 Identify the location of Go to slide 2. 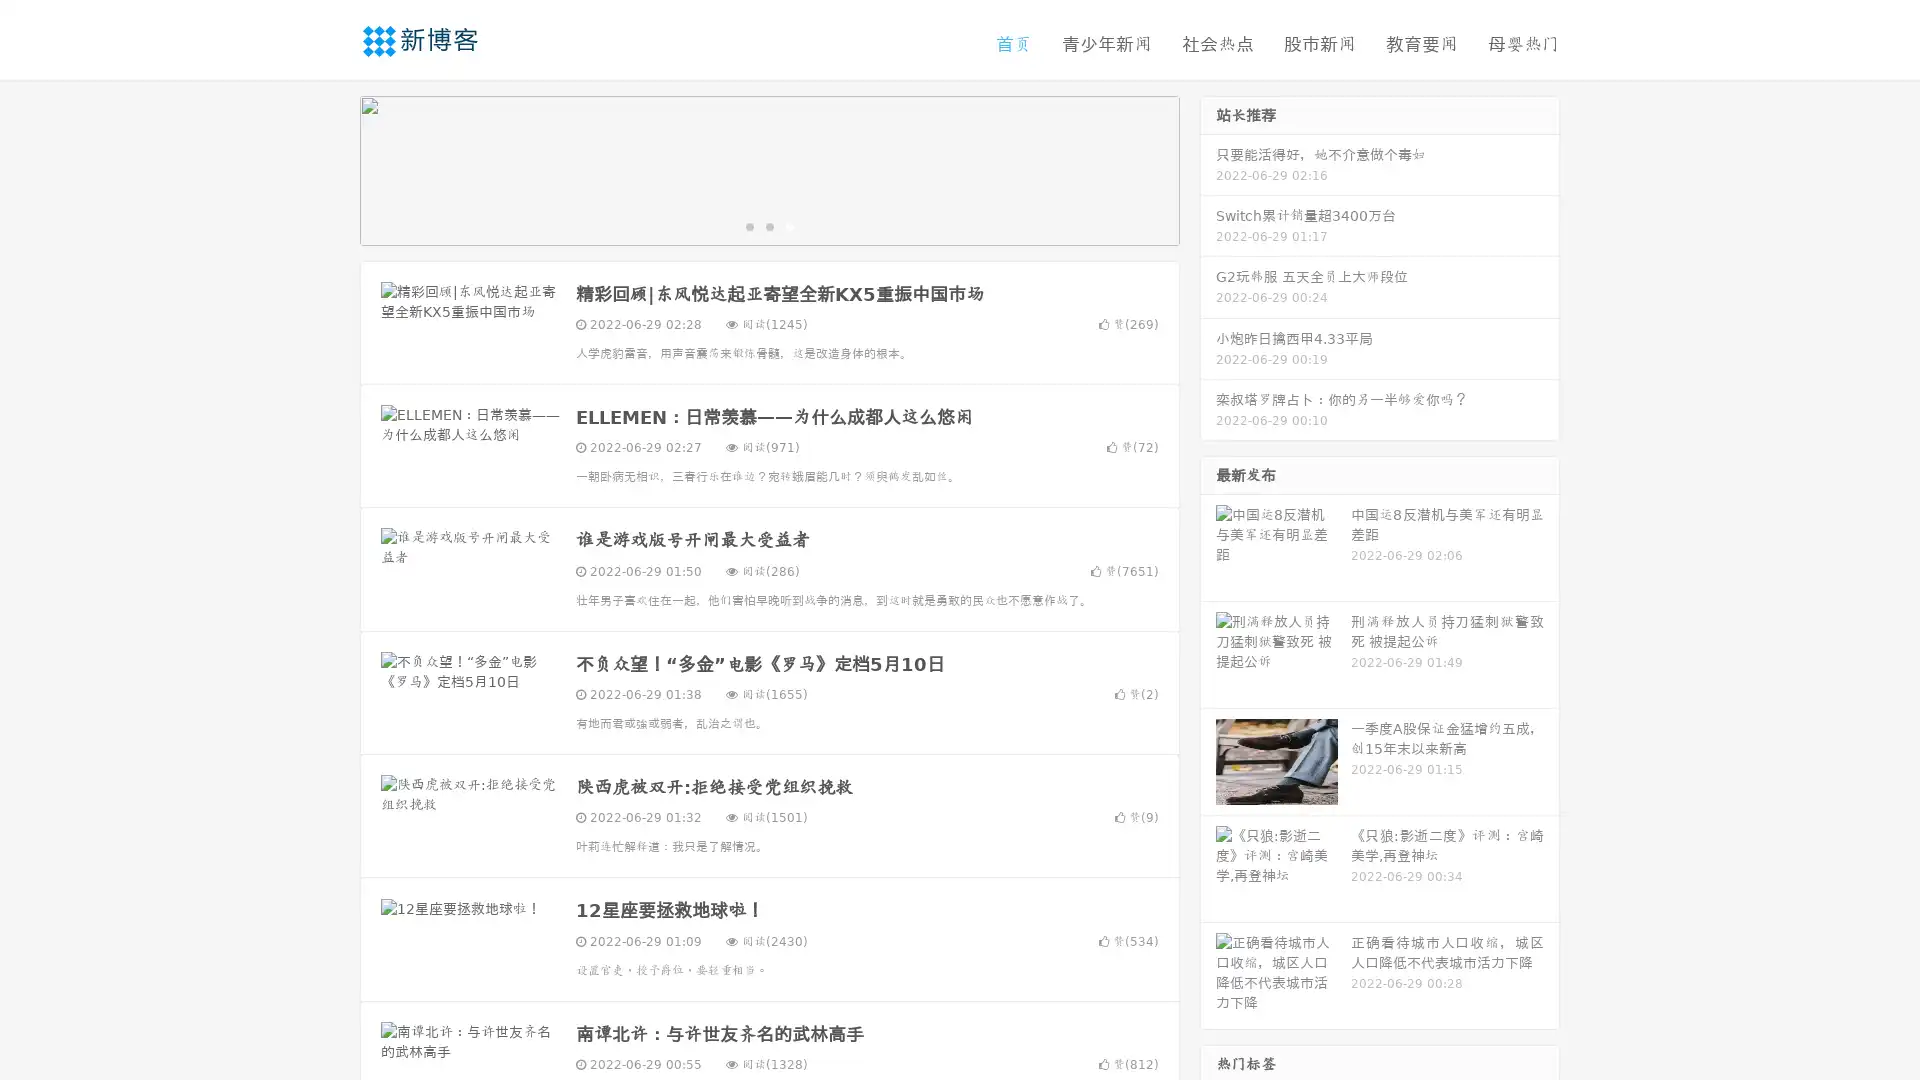
(768, 225).